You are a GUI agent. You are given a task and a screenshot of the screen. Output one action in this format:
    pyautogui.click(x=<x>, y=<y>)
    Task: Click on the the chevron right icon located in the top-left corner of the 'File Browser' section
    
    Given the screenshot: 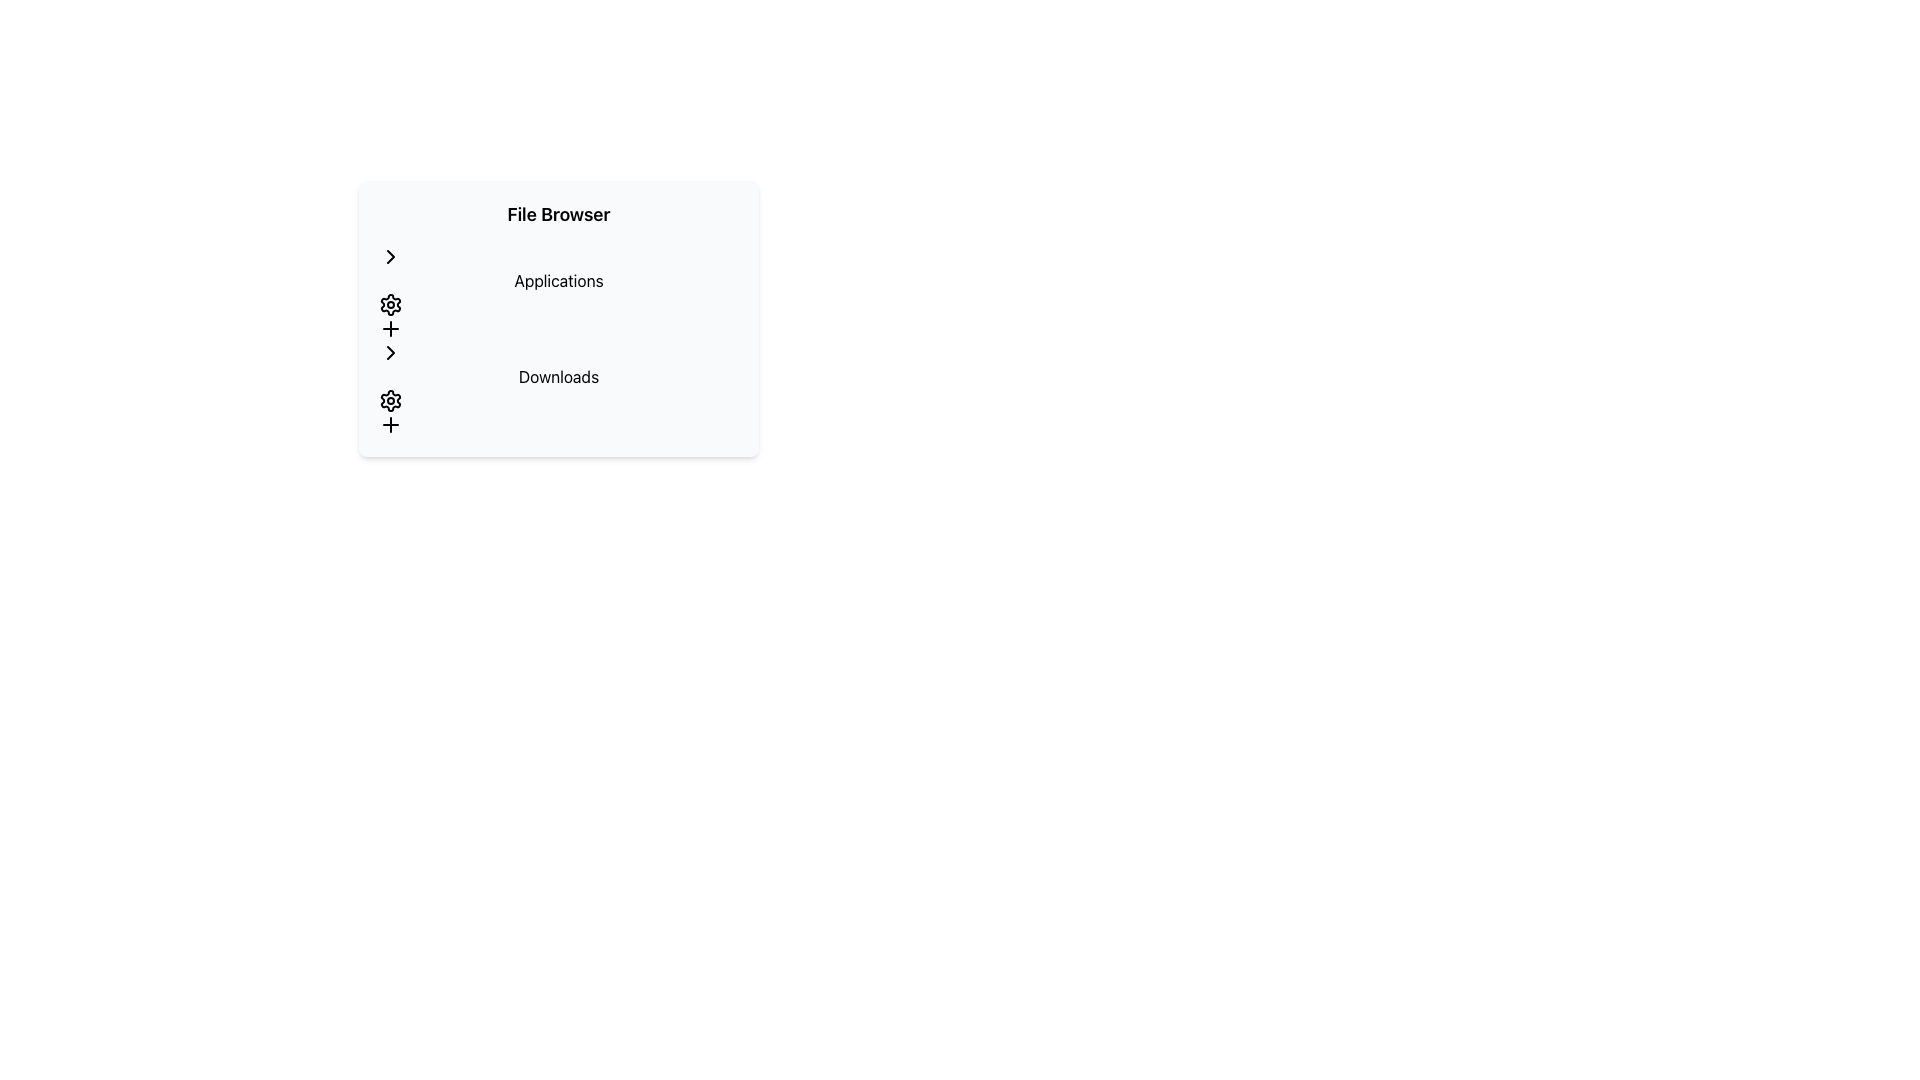 What is the action you would take?
    pyautogui.click(x=390, y=352)
    